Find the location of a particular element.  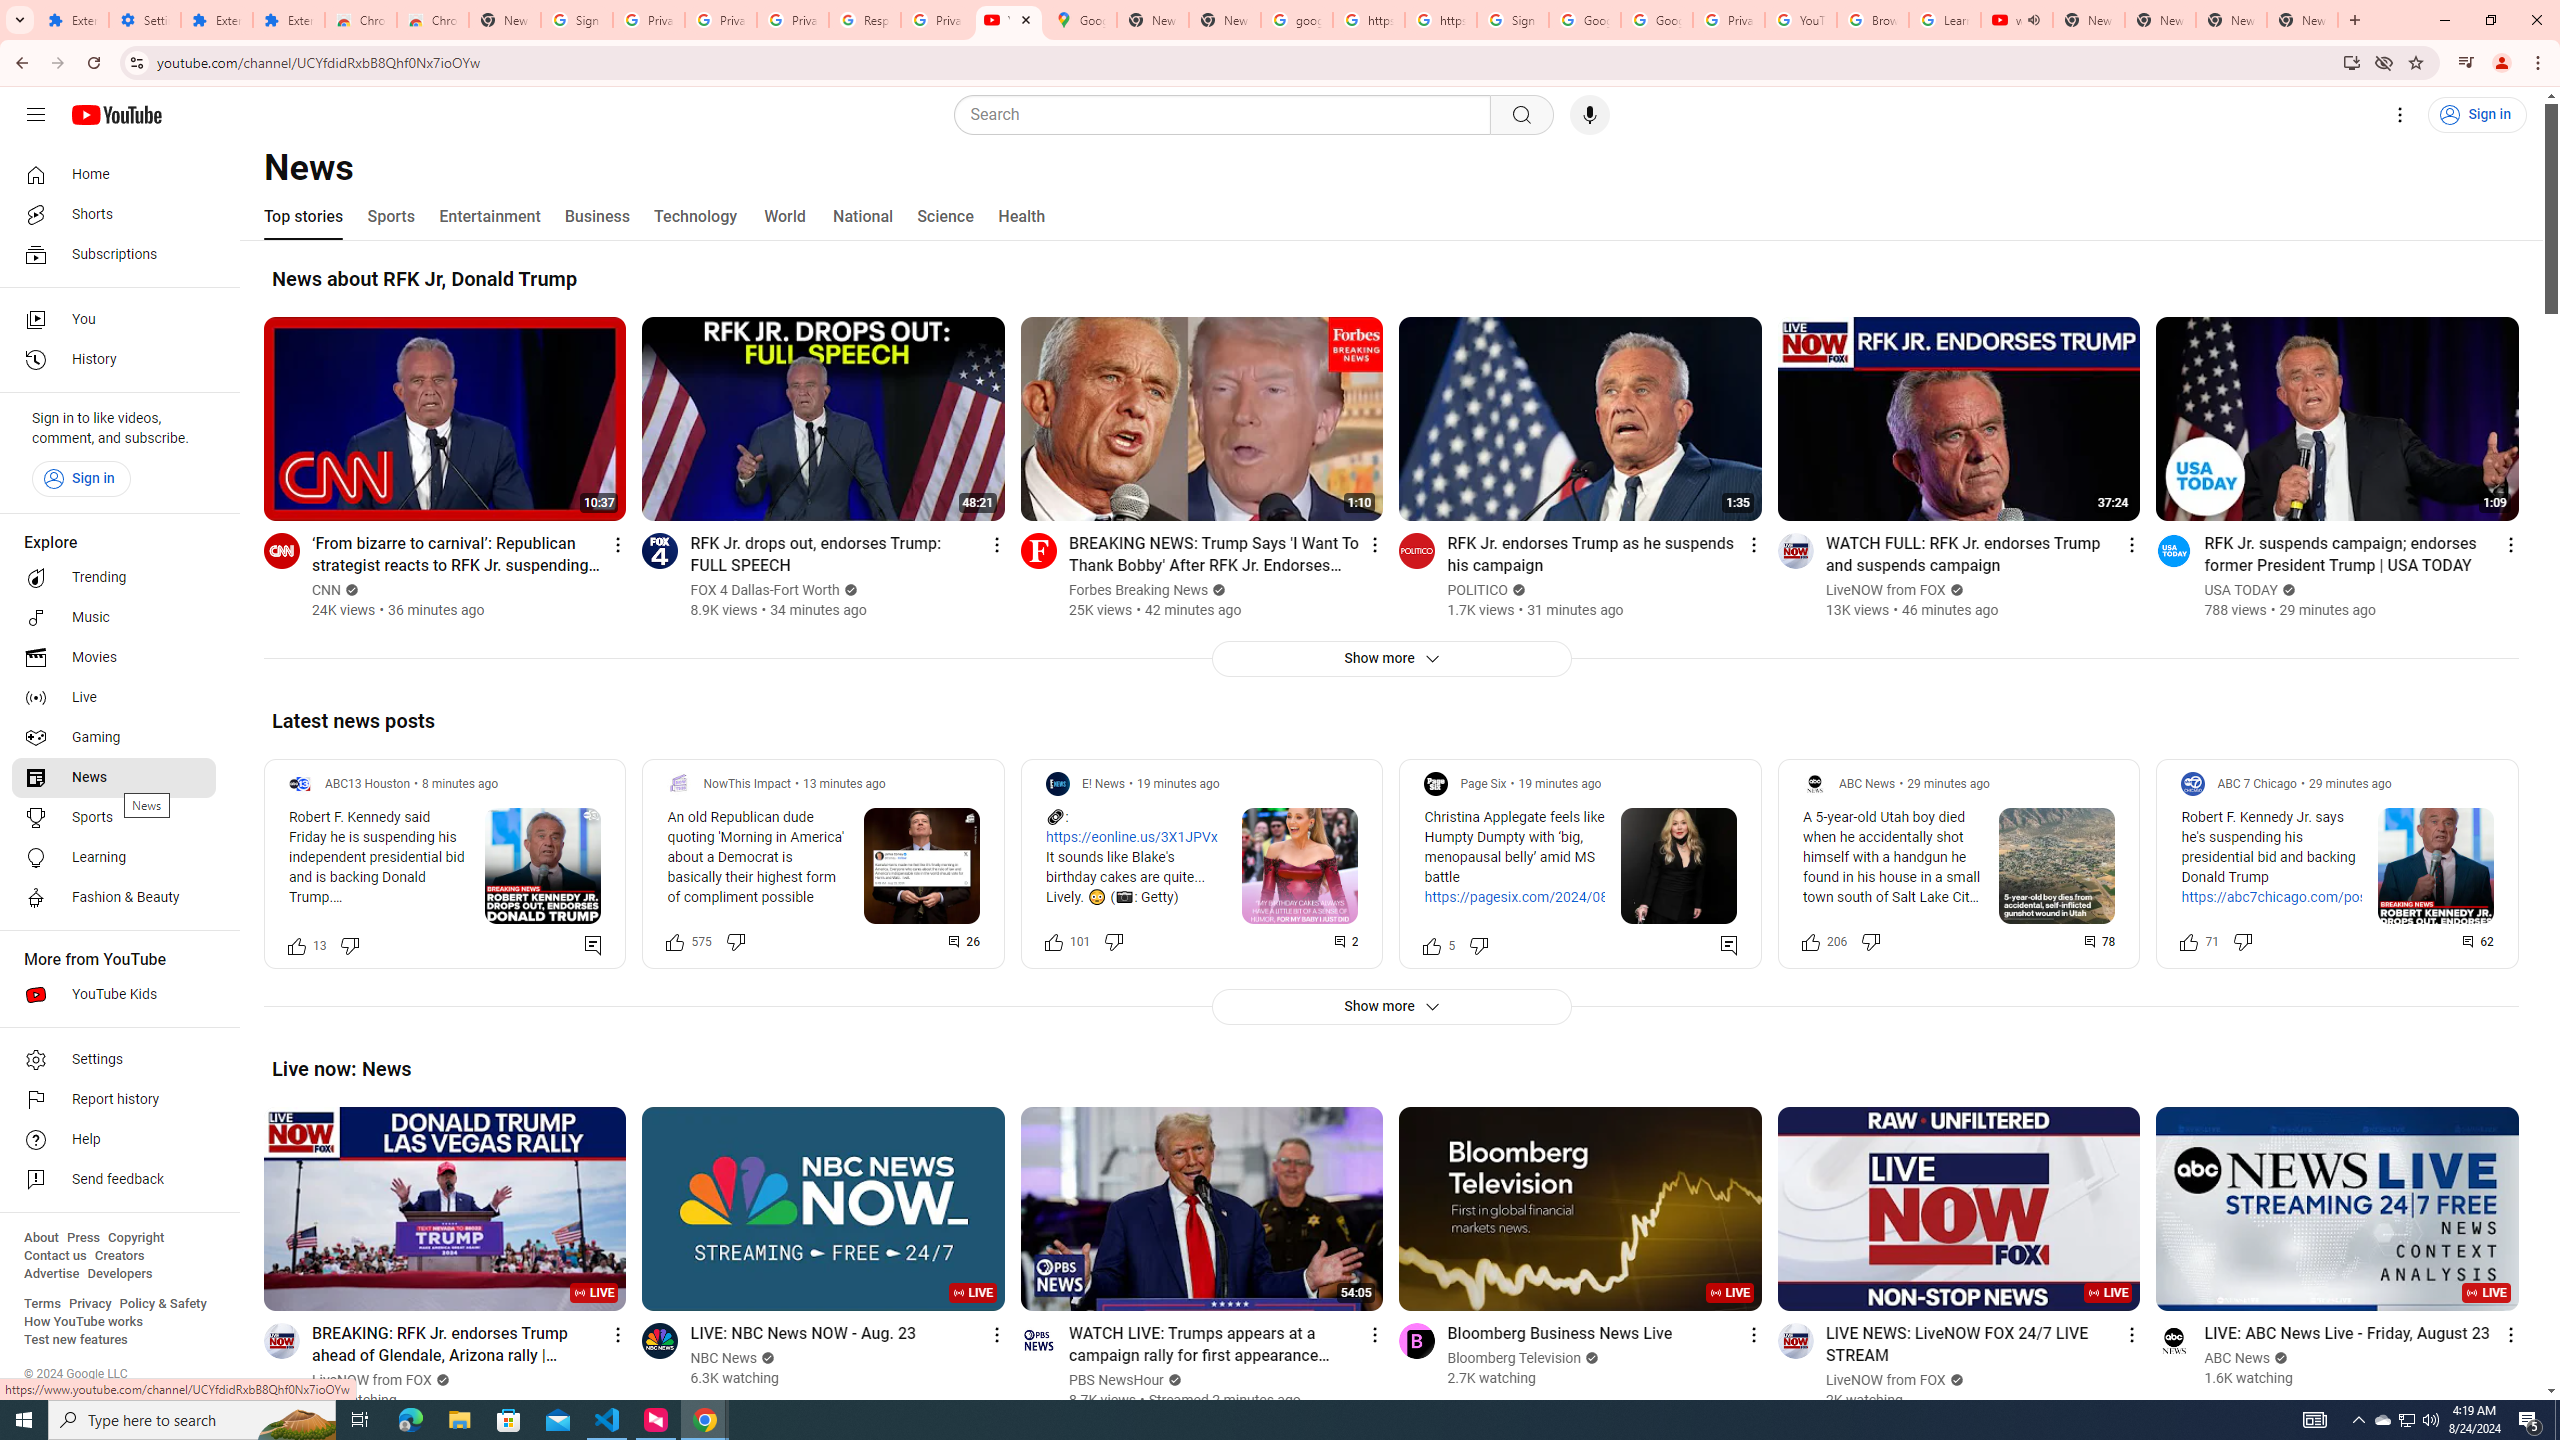

'https://eonline.us/3X1JPVx' is located at coordinates (1130, 836).